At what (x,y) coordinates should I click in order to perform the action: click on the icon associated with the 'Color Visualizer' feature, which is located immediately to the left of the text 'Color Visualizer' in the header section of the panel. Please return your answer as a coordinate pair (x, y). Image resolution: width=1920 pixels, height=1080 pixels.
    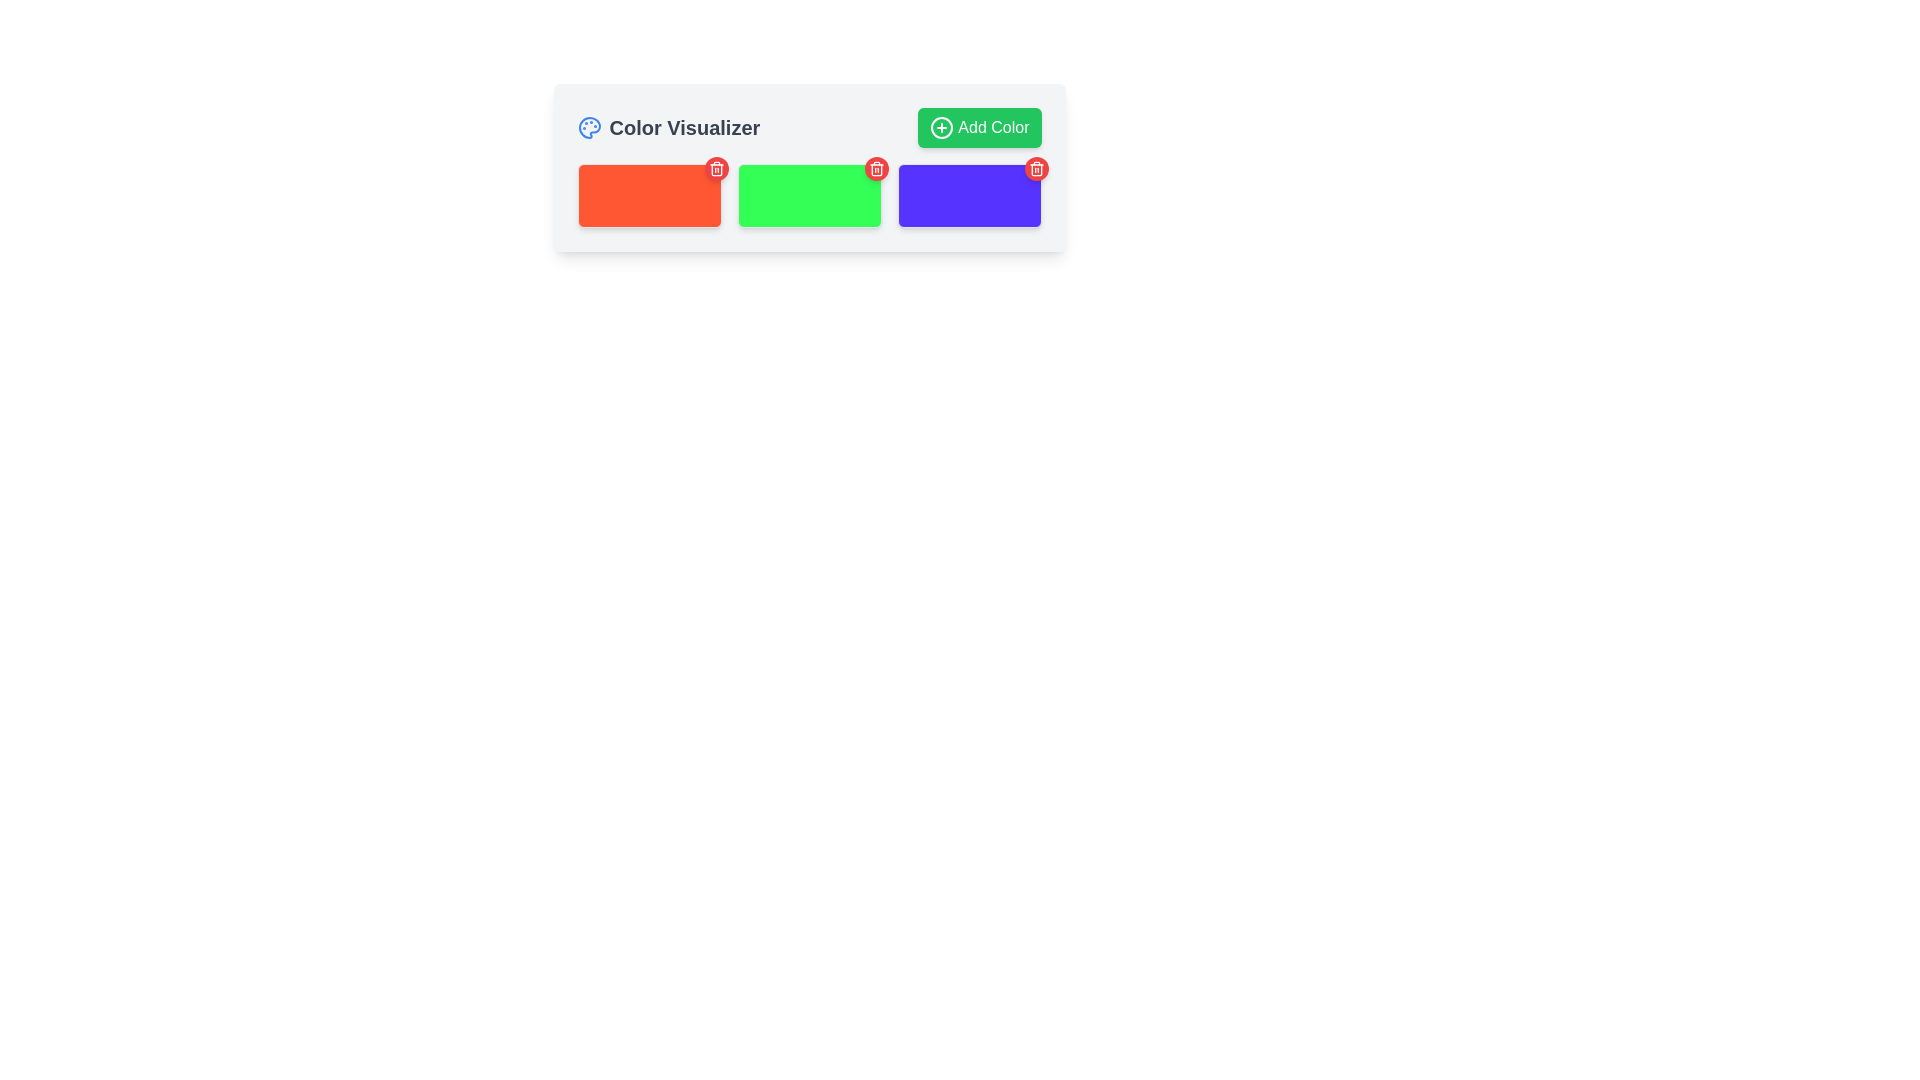
    Looking at the image, I should click on (588, 127).